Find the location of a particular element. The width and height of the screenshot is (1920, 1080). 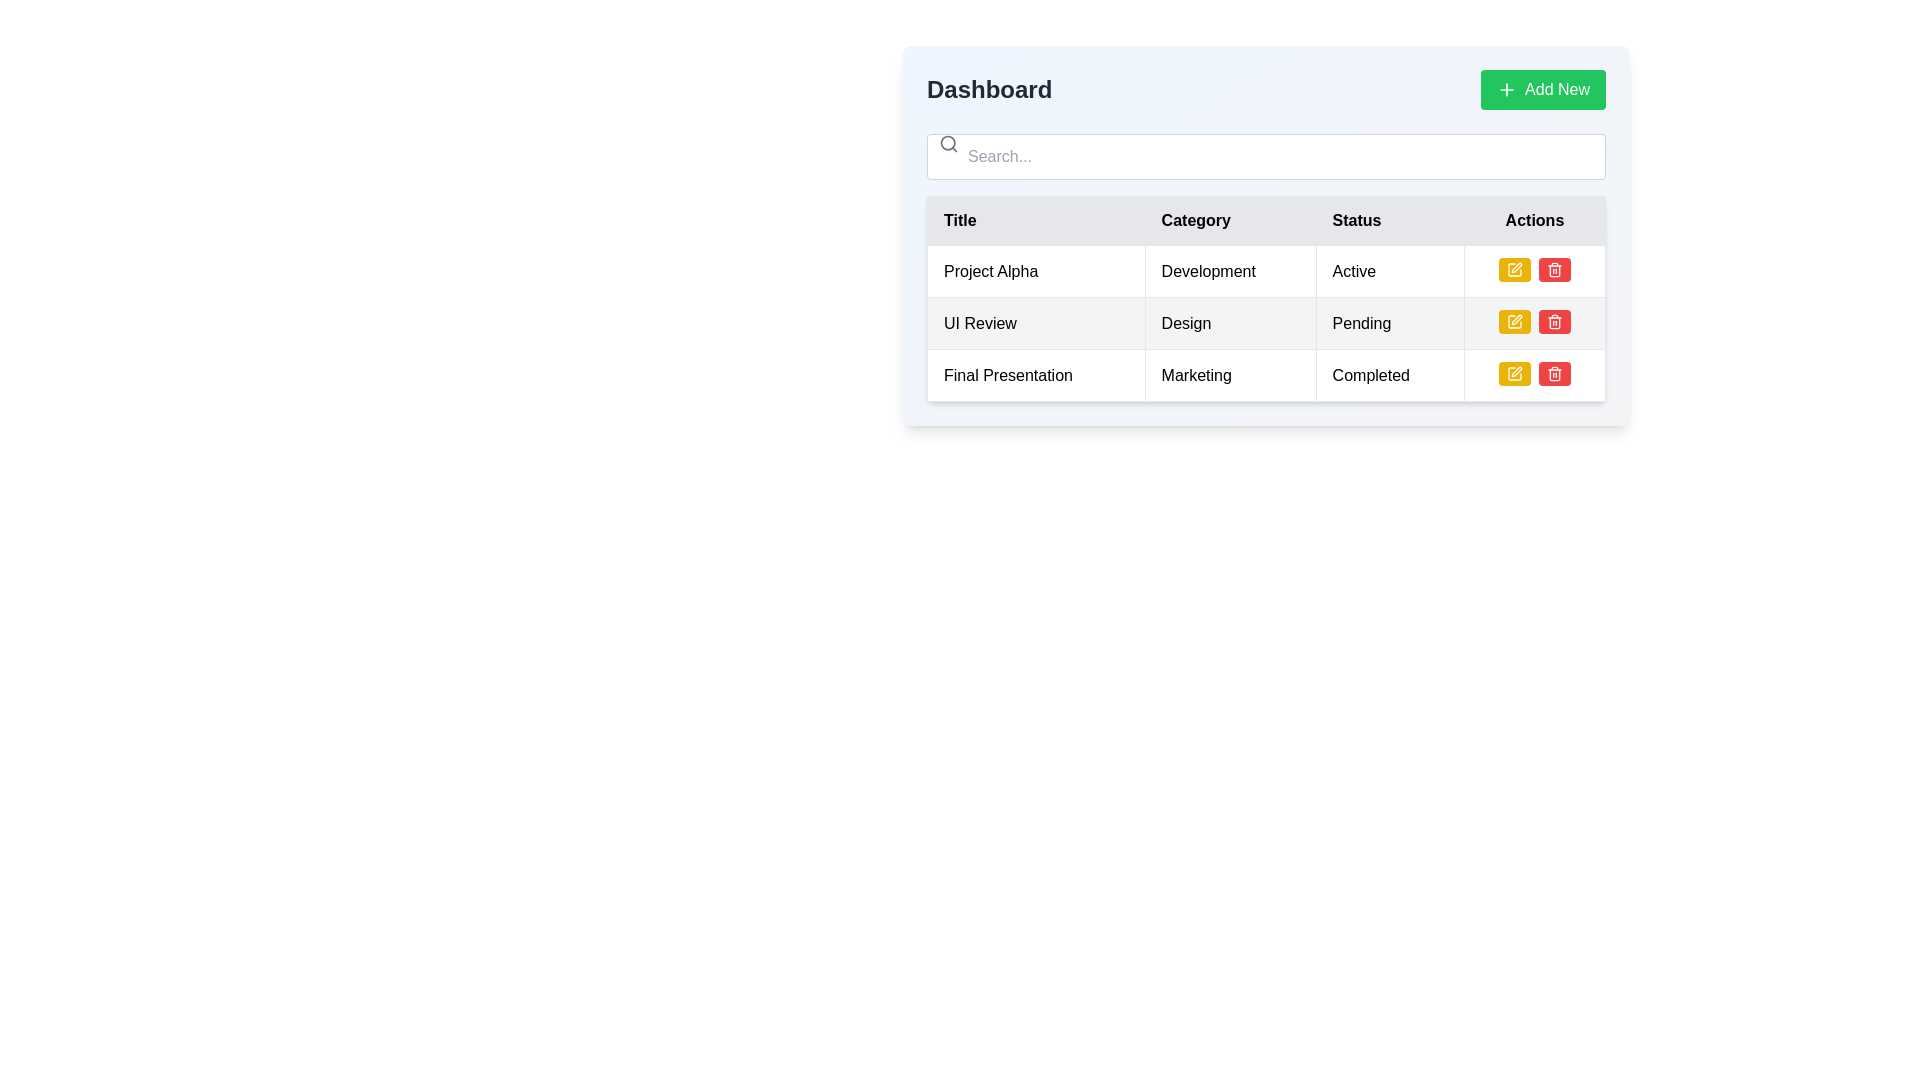

the pen-shaped edit icon located in the Actions column of the table to initiate an edit operation is located at coordinates (1516, 371).